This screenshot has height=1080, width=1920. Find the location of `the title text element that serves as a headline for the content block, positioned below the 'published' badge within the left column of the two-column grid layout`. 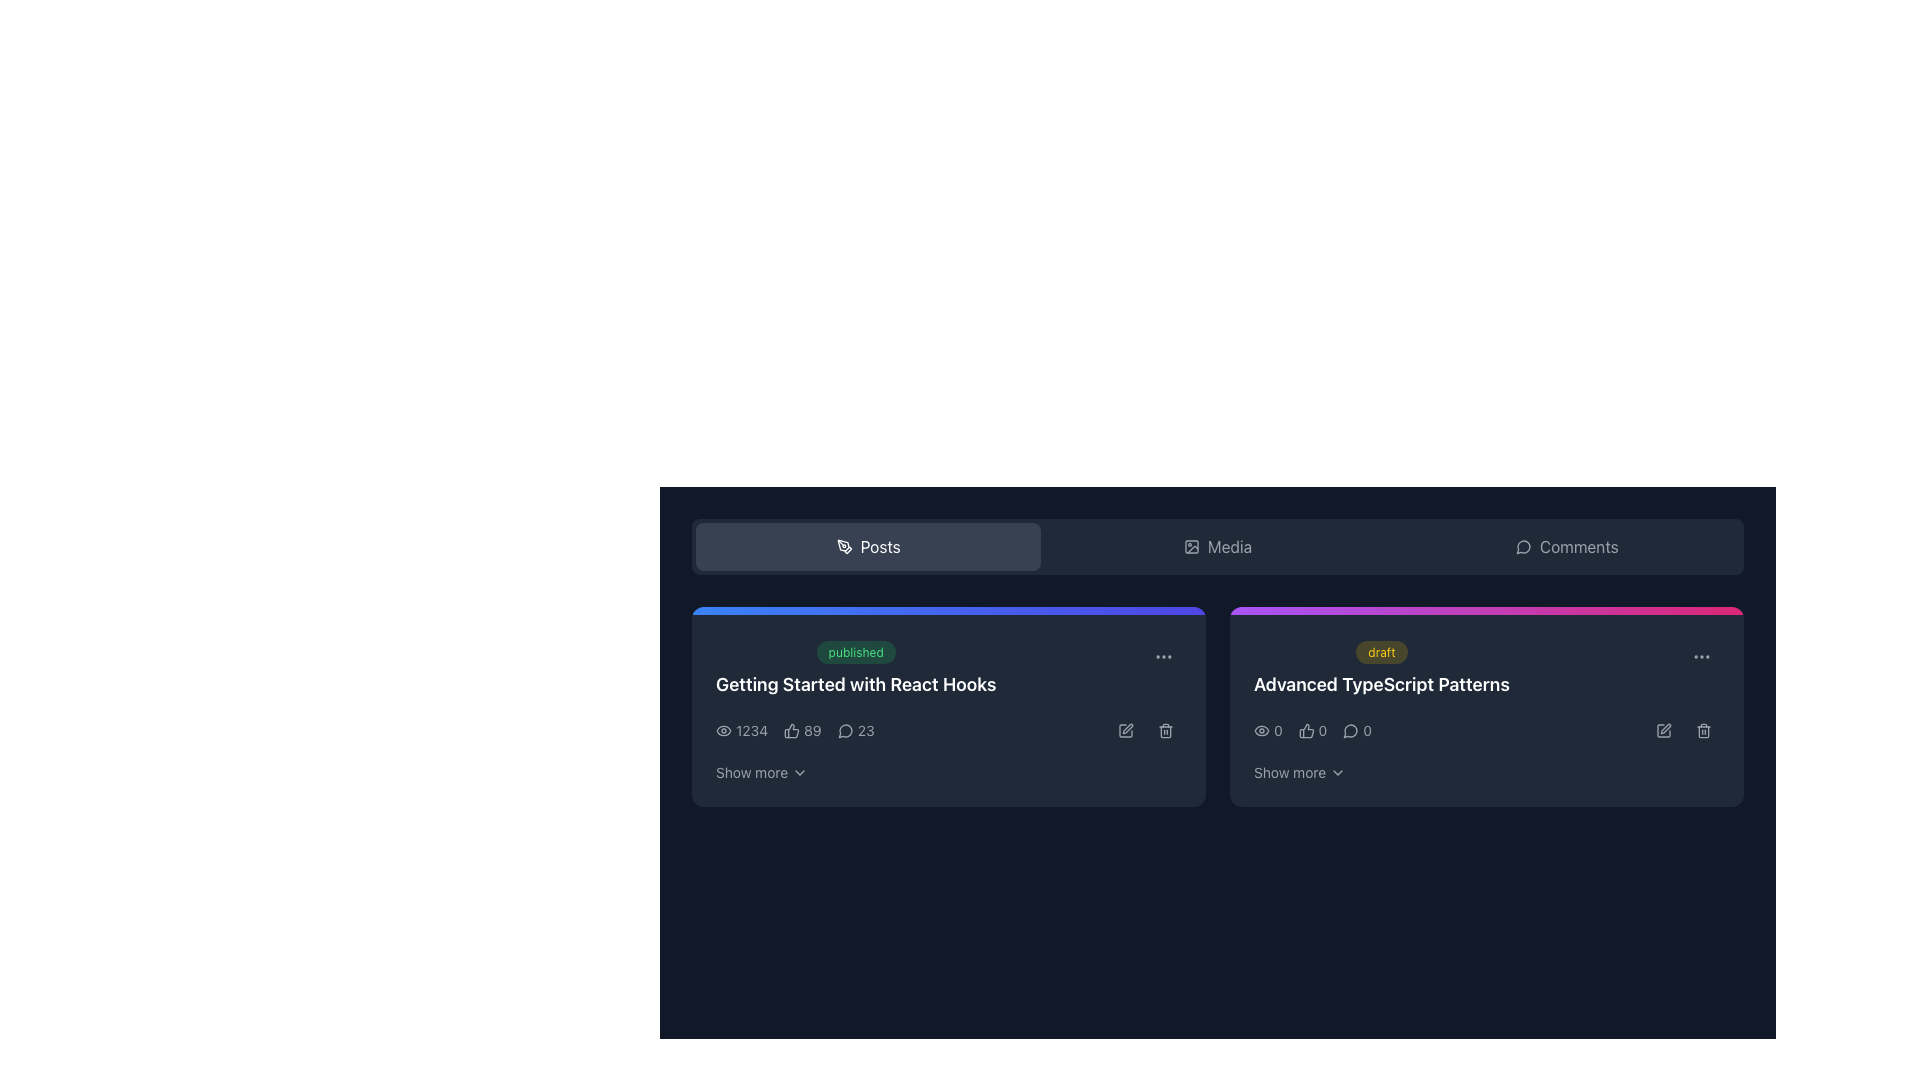

the title text element that serves as a headline for the content block, positioned below the 'published' badge within the left column of the two-column grid layout is located at coordinates (856, 684).